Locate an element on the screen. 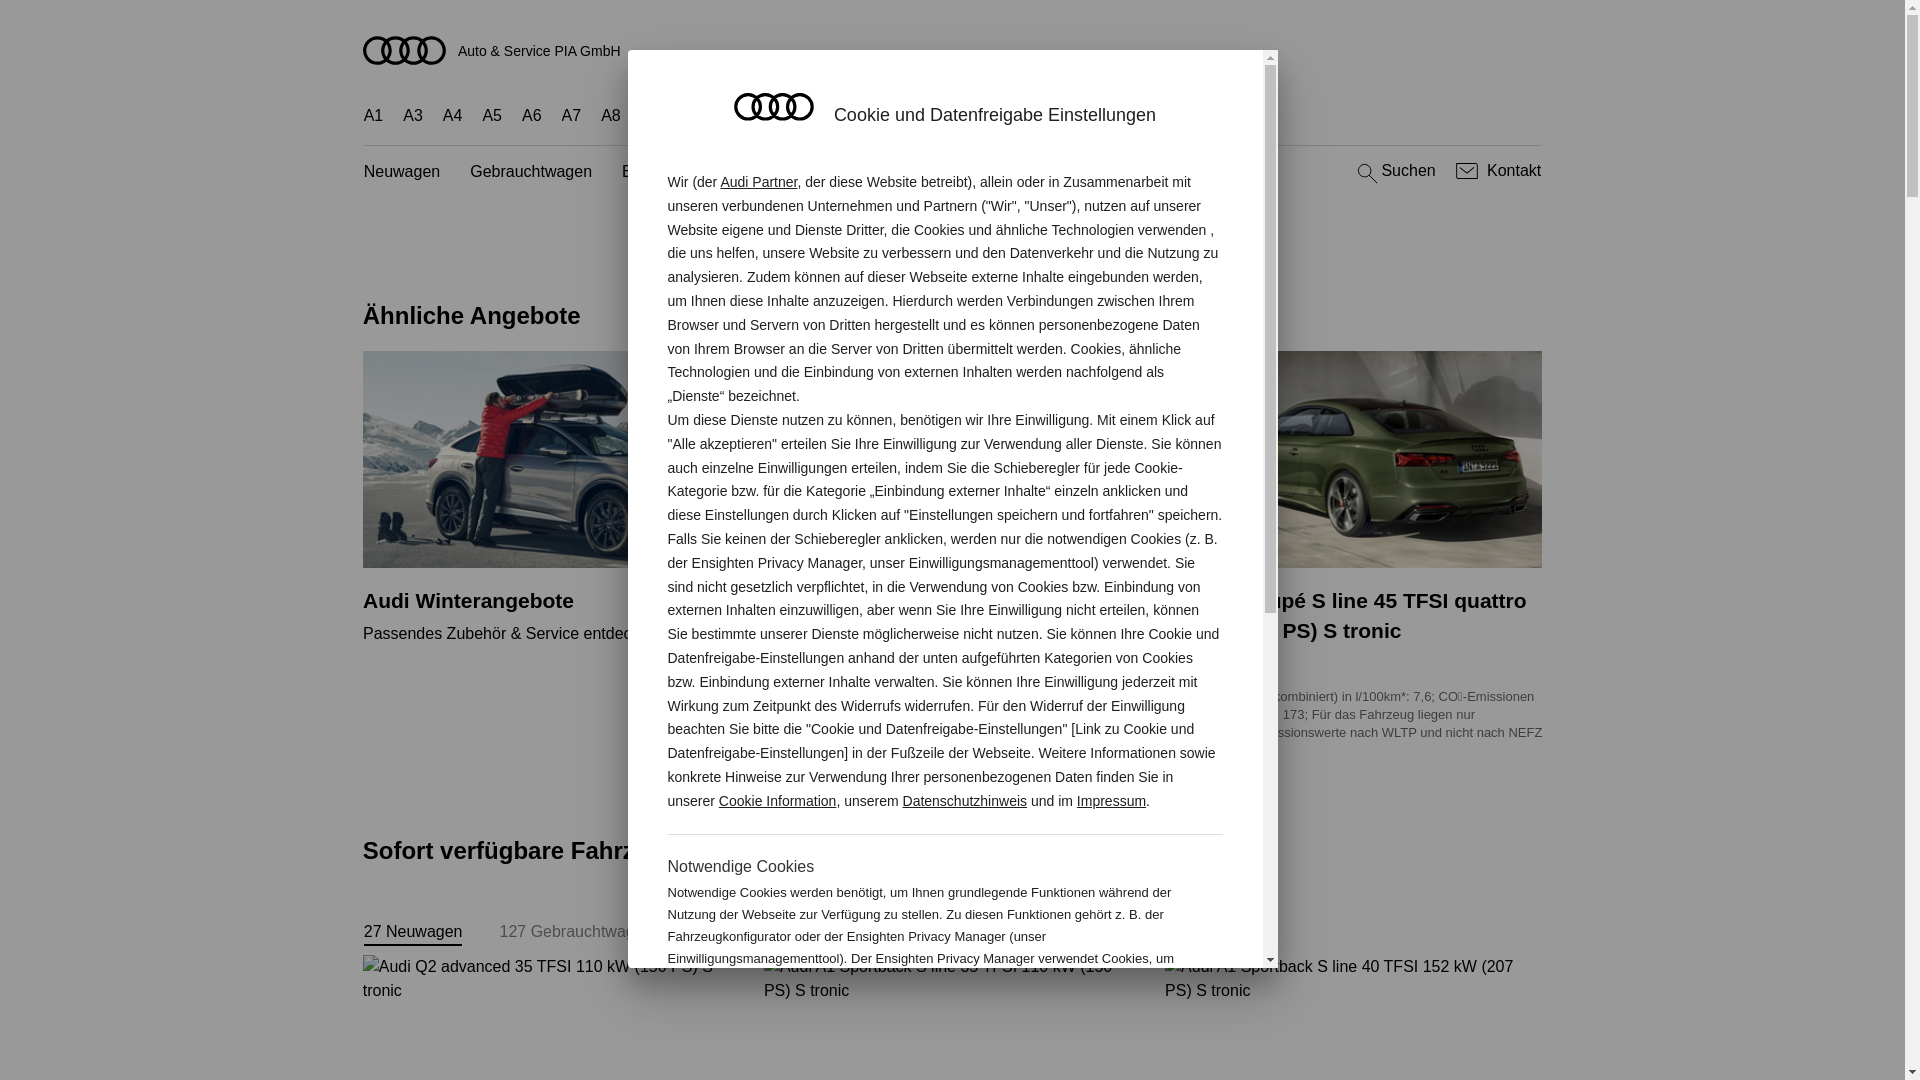 This screenshot has height=1080, width=1920. 'Cookie Information' is located at coordinates (776, 800).